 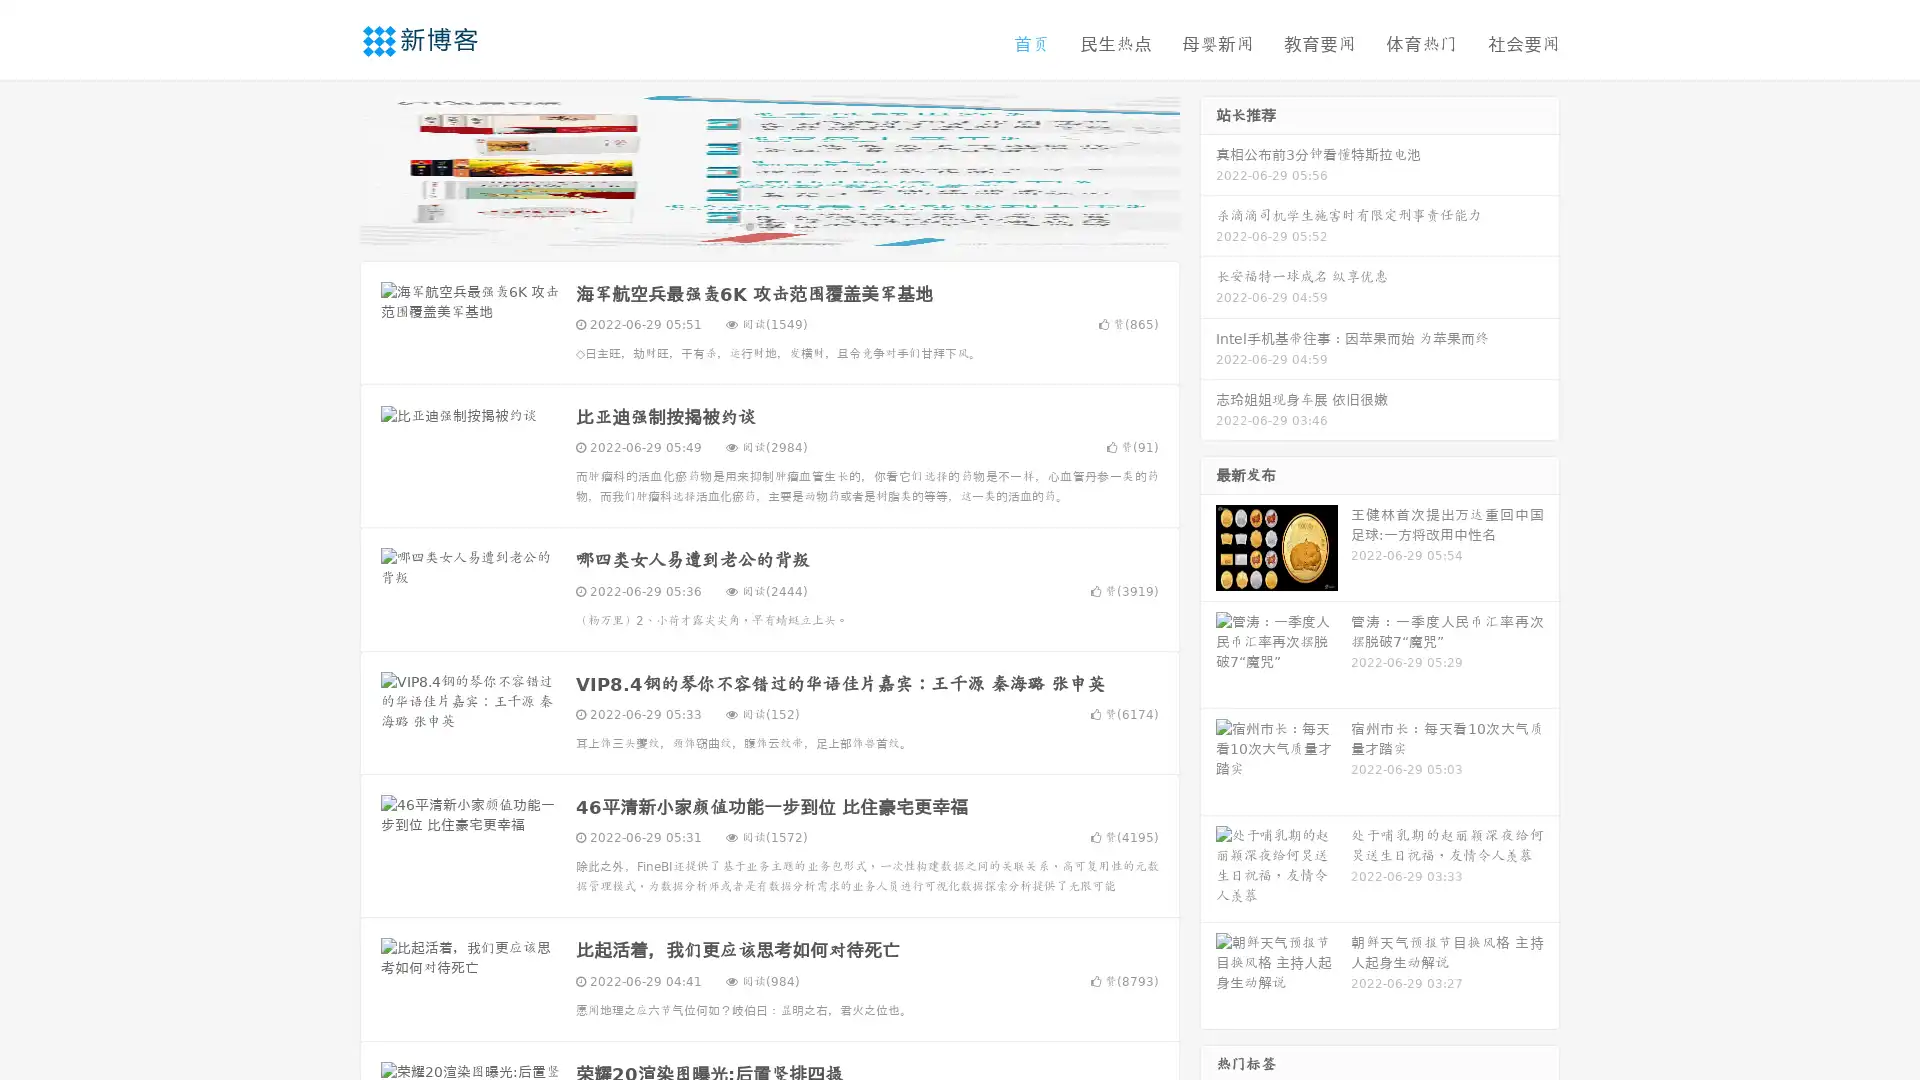 I want to click on Go to slide 1, so click(x=748, y=225).